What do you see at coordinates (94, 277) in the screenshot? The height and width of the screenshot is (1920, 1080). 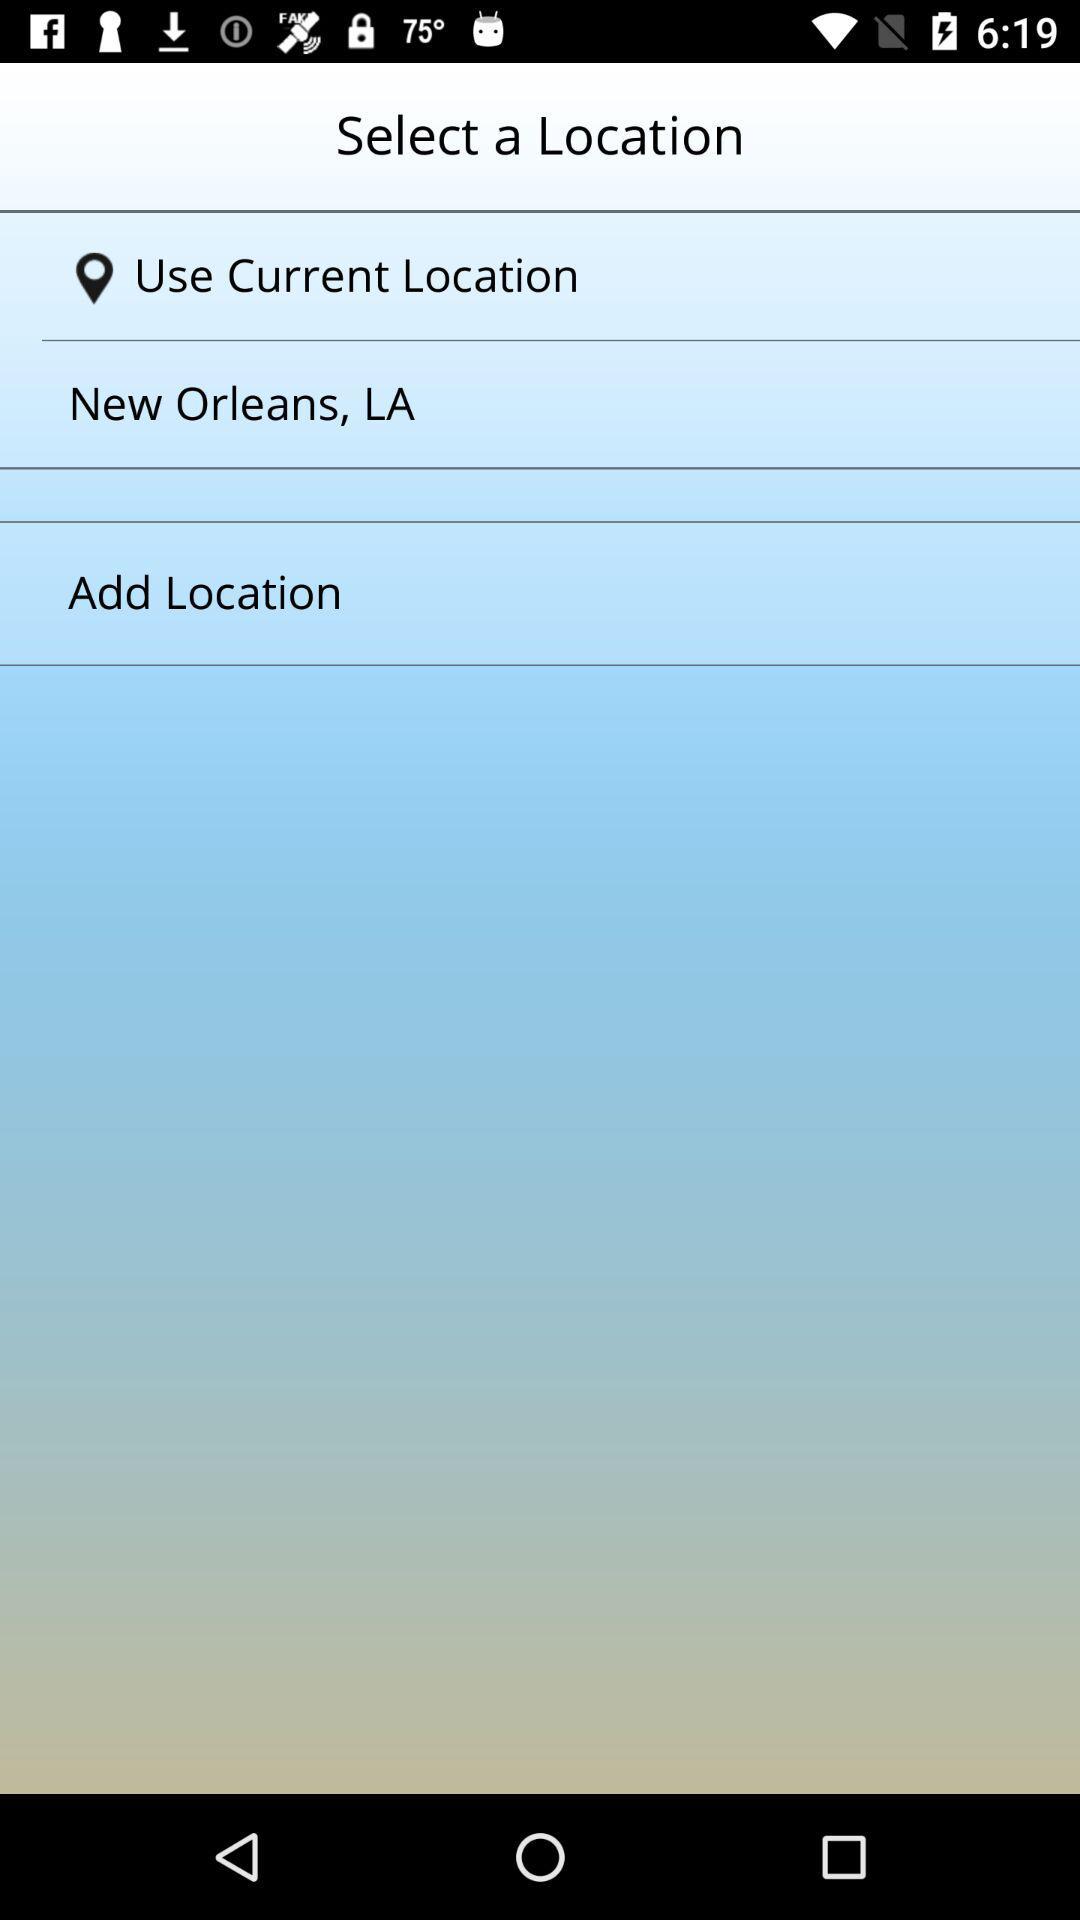 I see `the location icon which is before use current location` at bounding box center [94, 277].